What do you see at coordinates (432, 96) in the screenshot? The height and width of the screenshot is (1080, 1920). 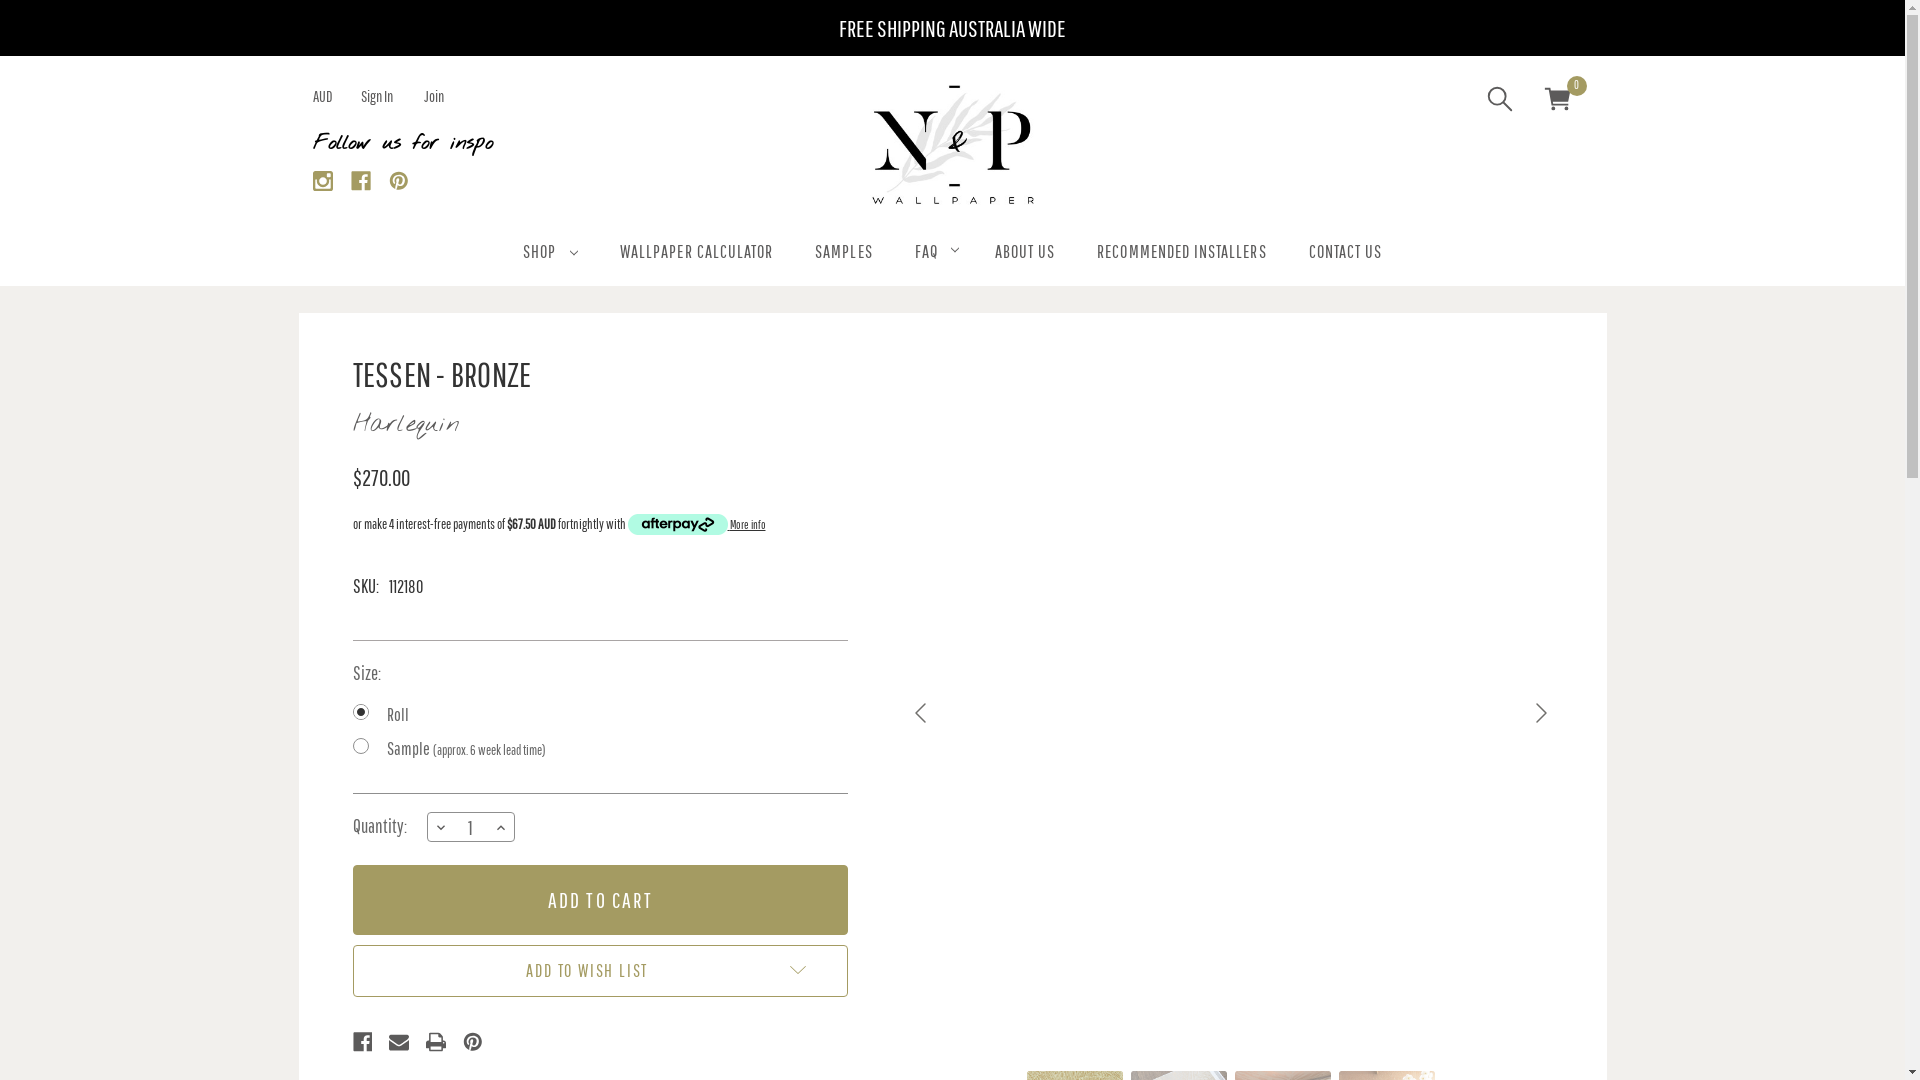 I see `'Join'` at bounding box center [432, 96].